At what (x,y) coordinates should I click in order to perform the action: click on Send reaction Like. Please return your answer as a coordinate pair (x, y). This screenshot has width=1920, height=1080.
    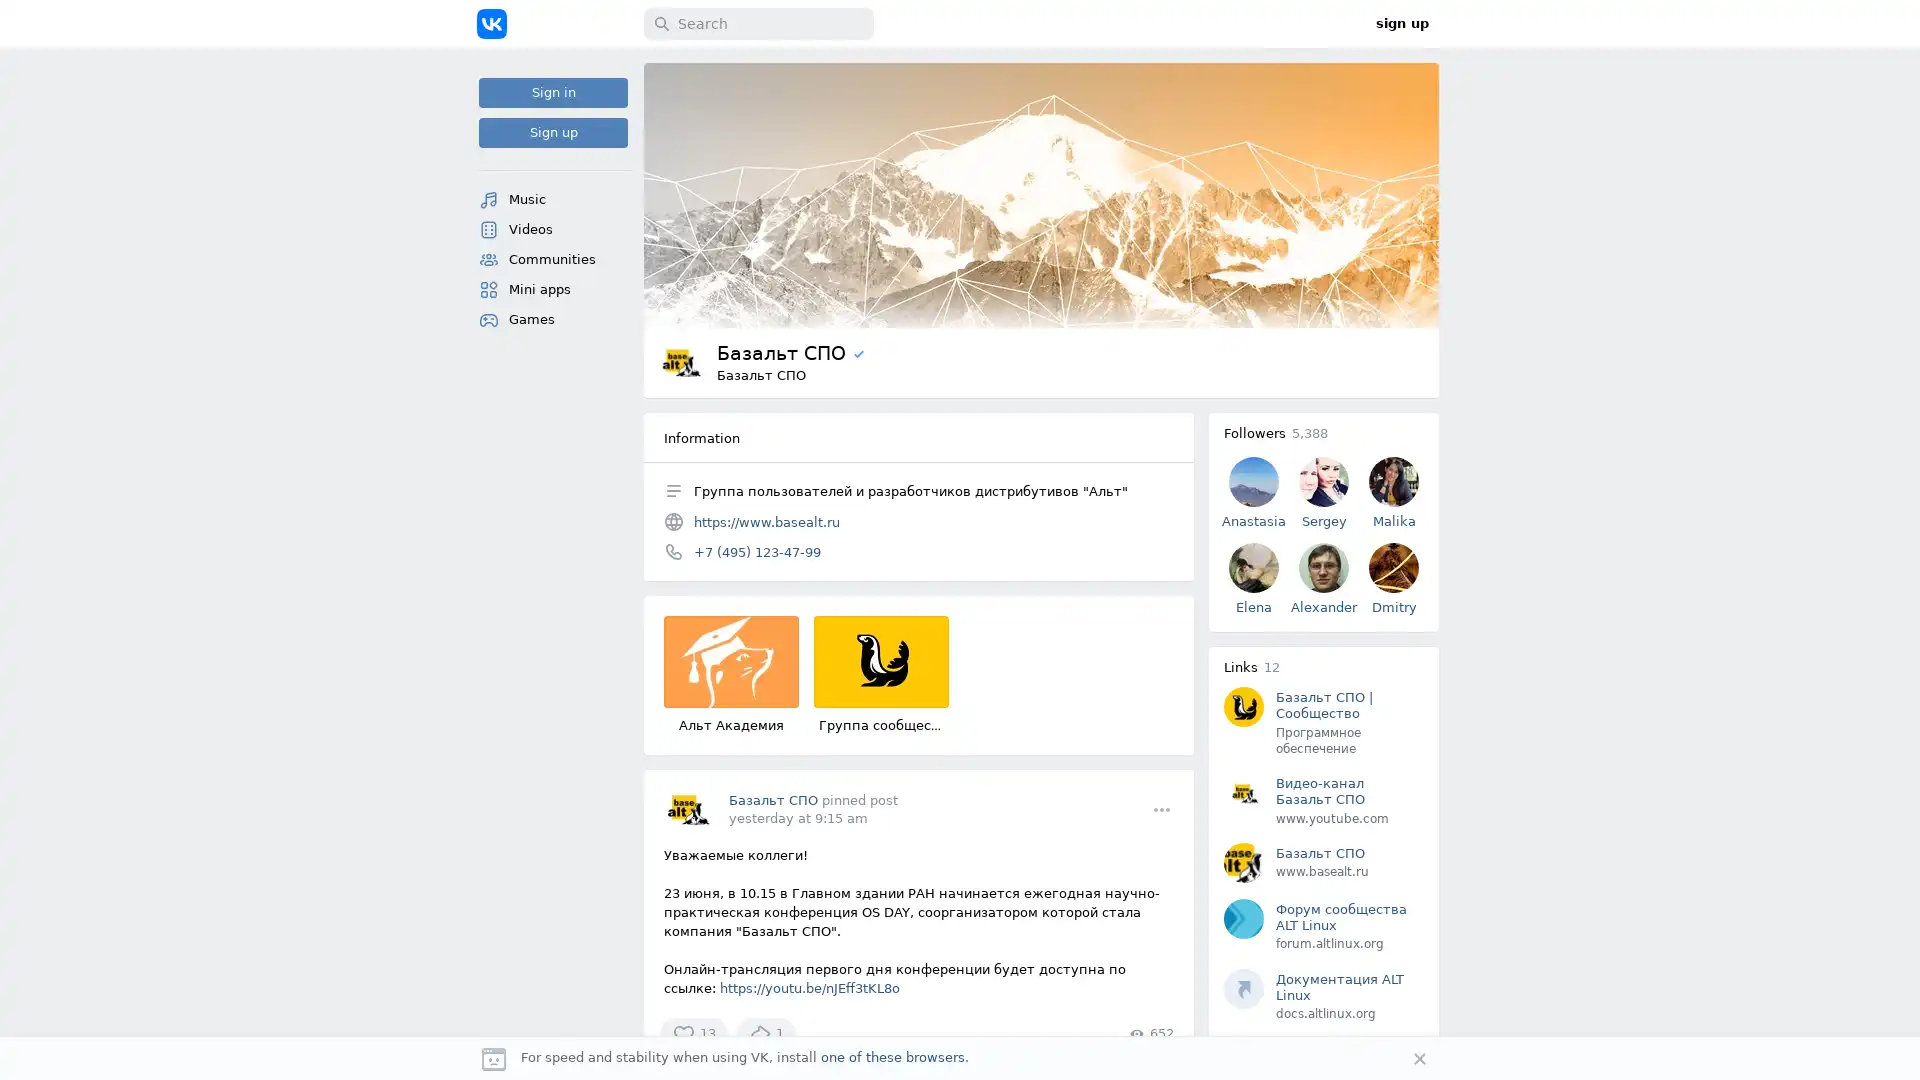
    Looking at the image, I should click on (694, 1033).